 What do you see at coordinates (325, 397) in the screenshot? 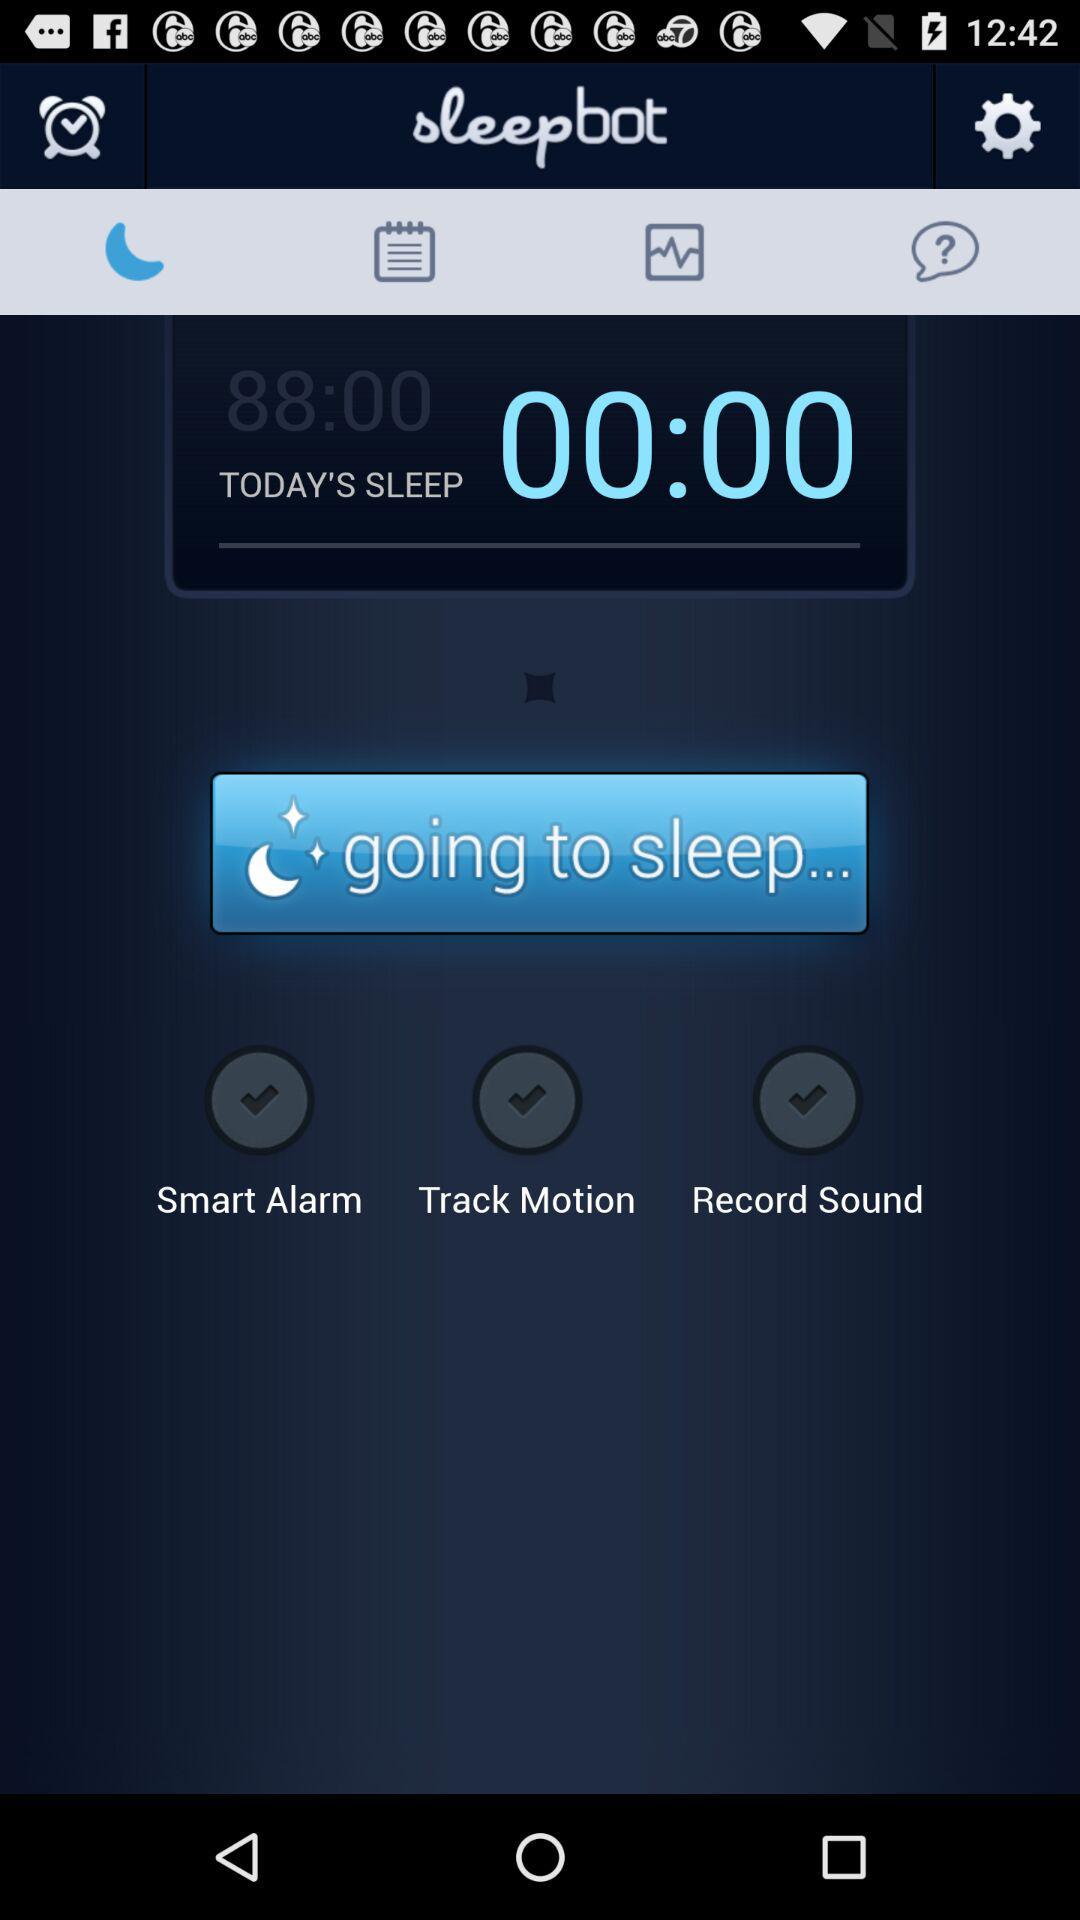
I see `icon to the left of the 00: app` at bounding box center [325, 397].